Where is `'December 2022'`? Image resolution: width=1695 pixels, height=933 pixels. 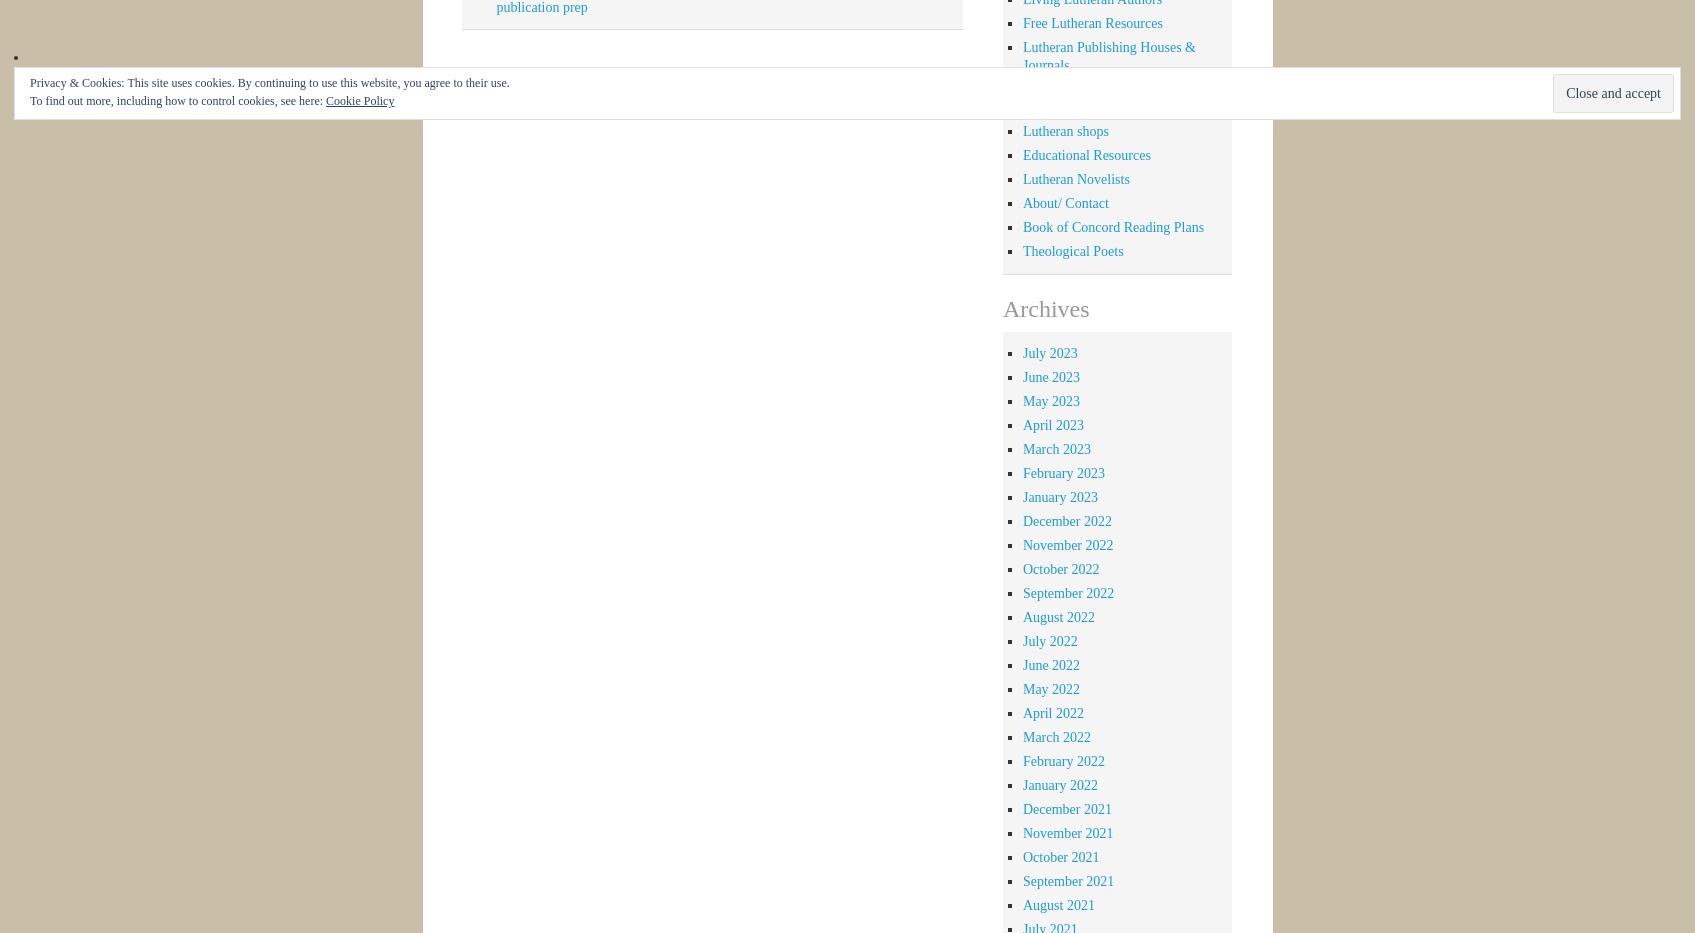
'December 2022' is located at coordinates (1066, 519).